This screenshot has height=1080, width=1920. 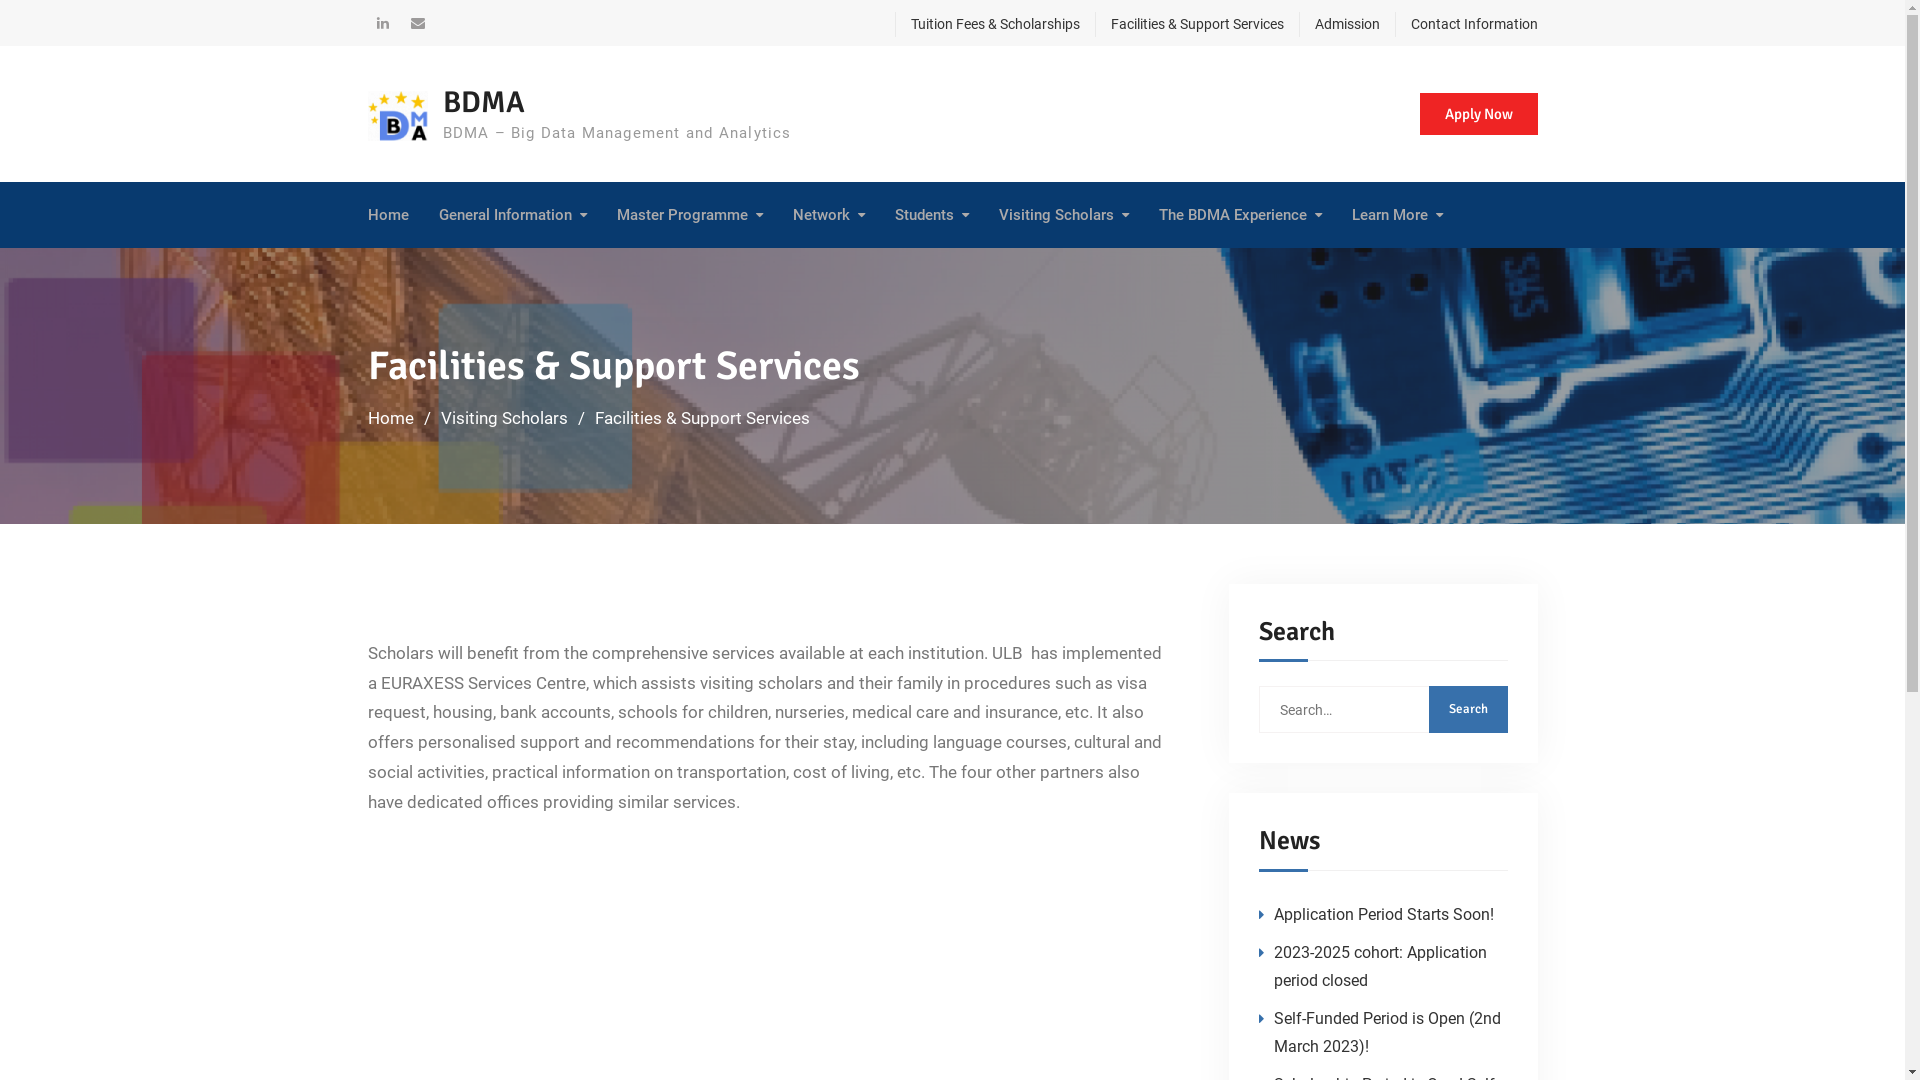 I want to click on 'Discover Our Network', so click(x=801, y=267).